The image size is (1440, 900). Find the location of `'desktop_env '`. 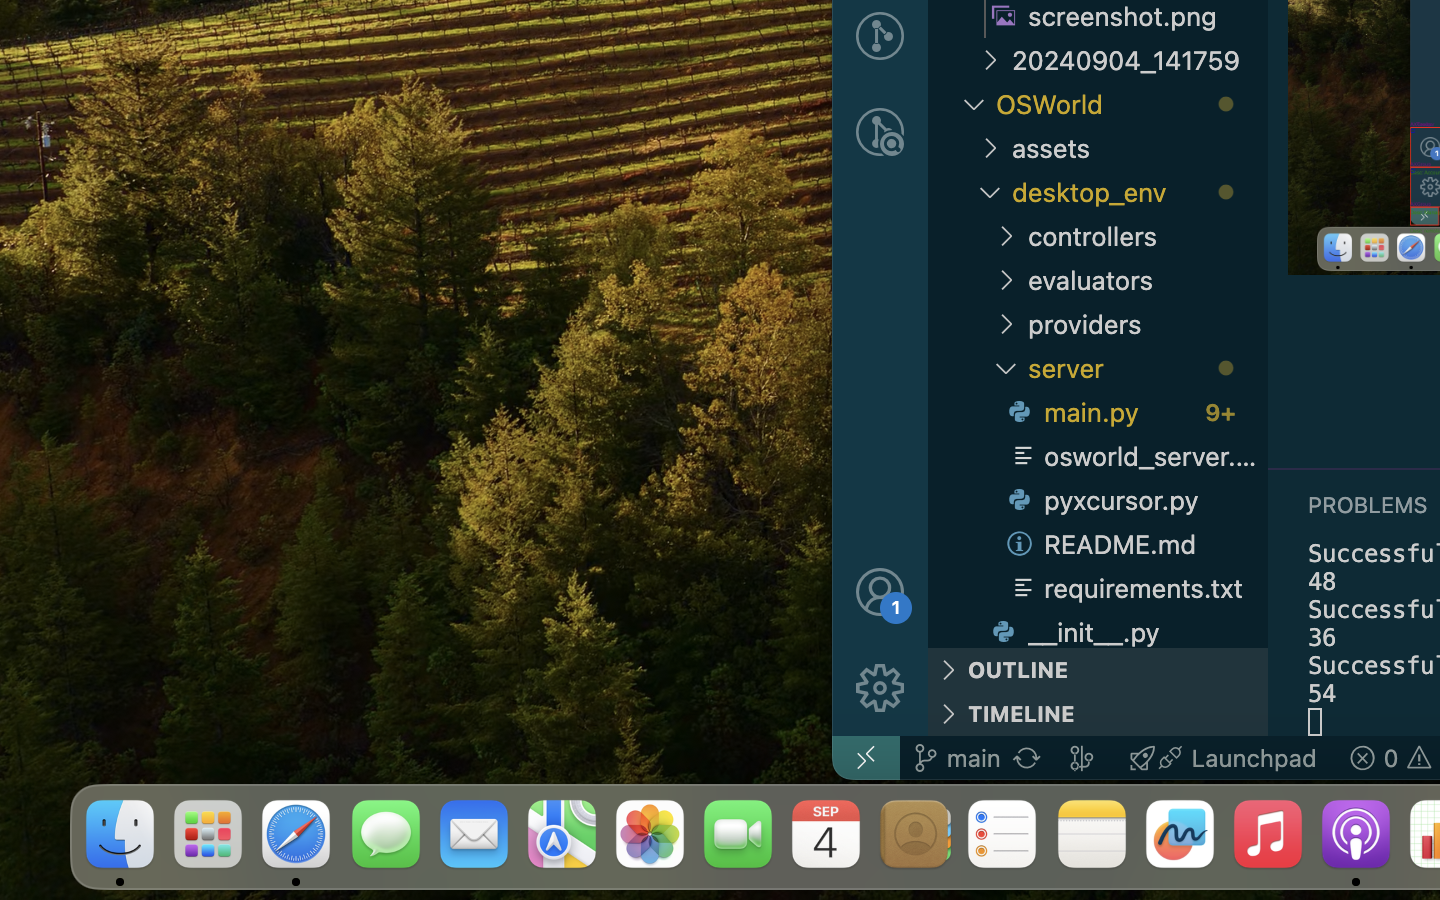

'desktop_env ' is located at coordinates (1139, 191).